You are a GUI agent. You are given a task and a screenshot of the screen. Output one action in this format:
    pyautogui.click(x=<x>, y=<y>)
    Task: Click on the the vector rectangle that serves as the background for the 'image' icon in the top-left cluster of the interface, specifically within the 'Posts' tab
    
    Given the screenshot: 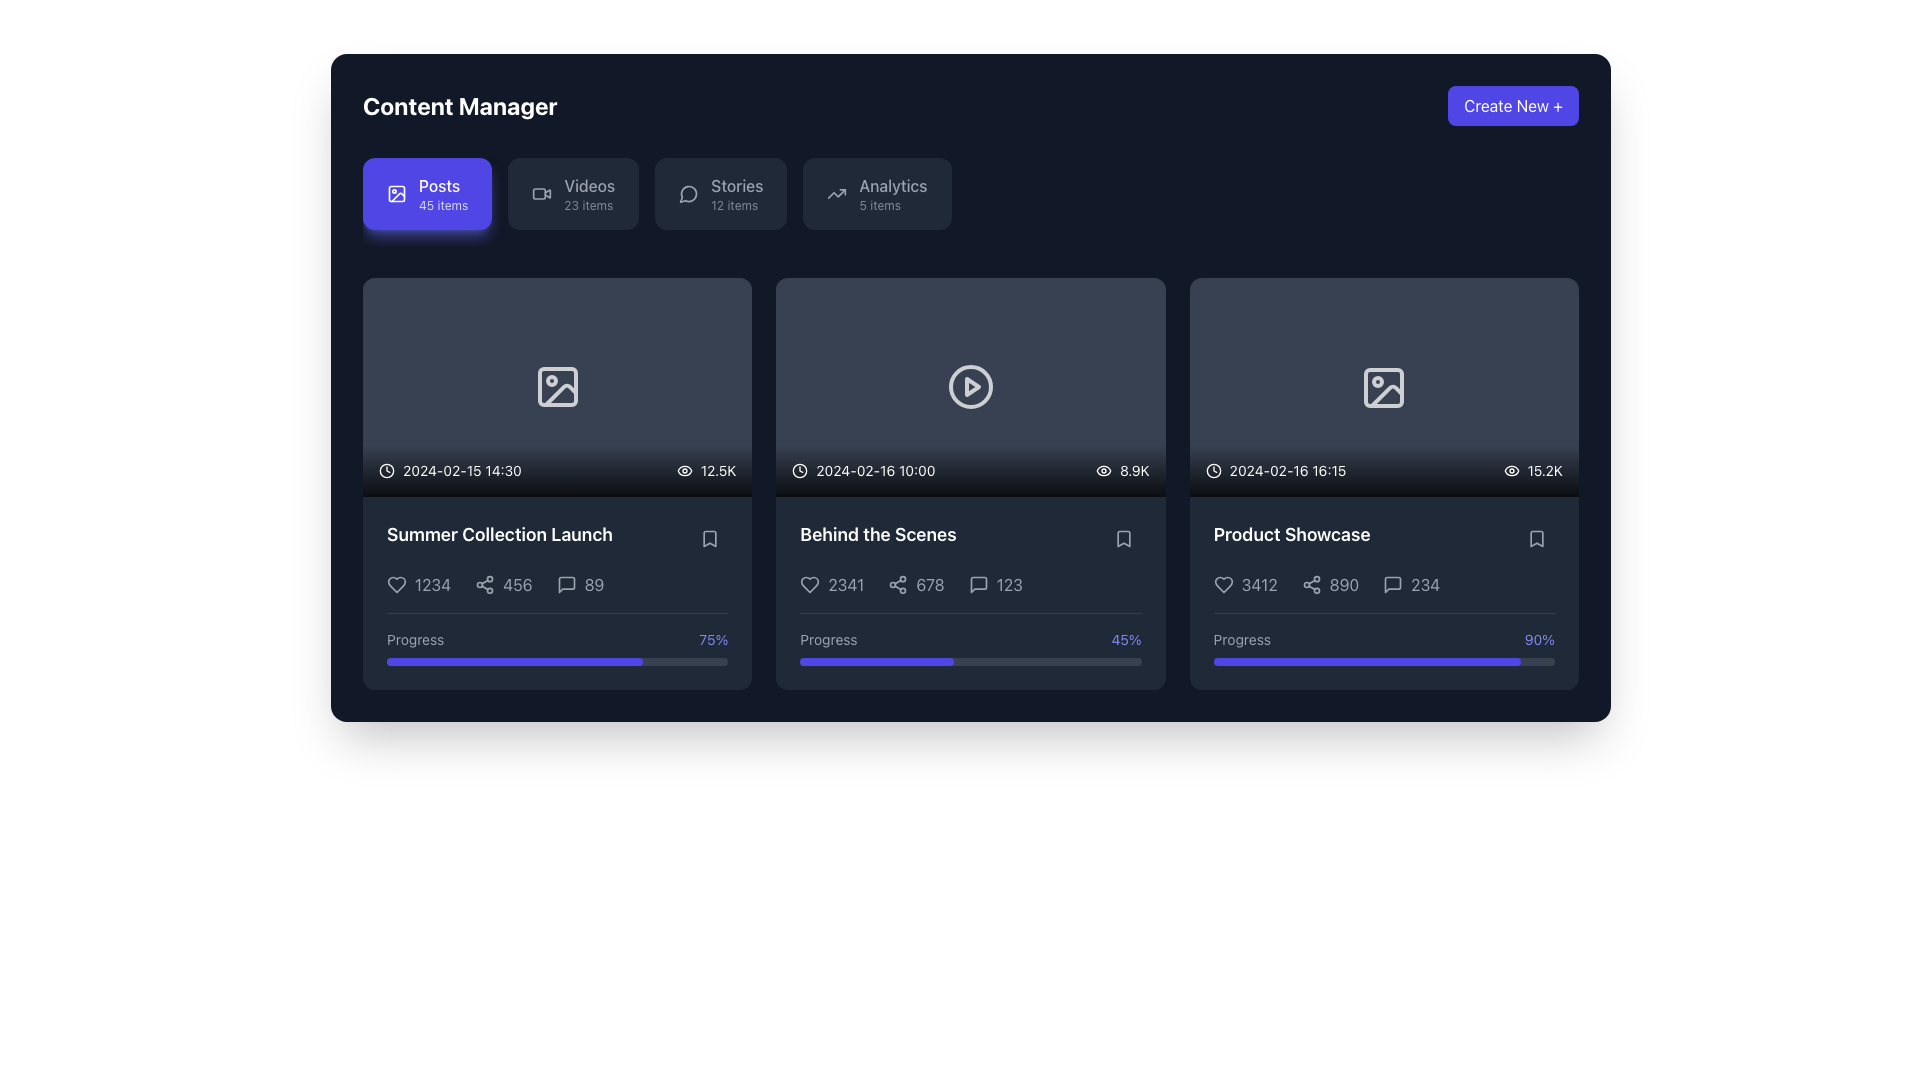 What is the action you would take?
    pyautogui.click(x=397, y=193)
    